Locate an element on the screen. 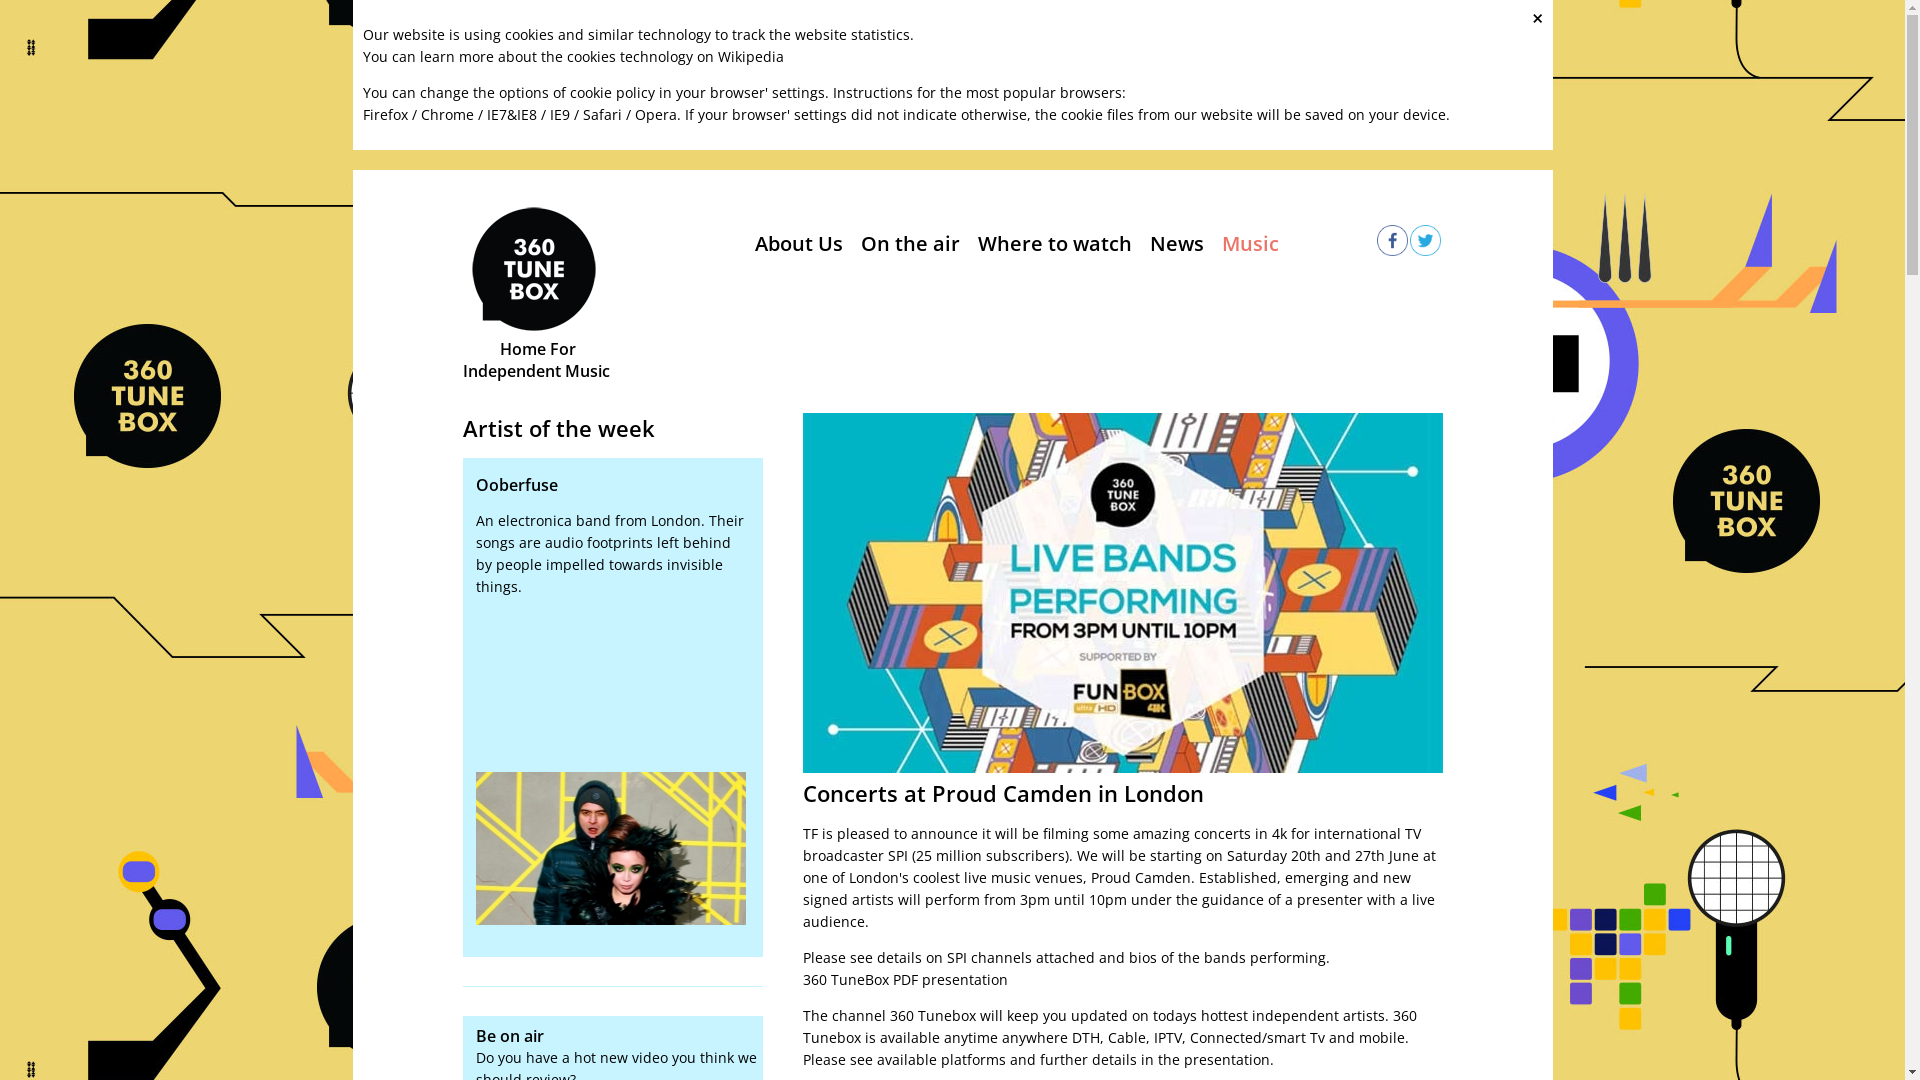 This screenshot has width=1920, height=1080. 'Wikipedia' is located at coordinates (749, 55).